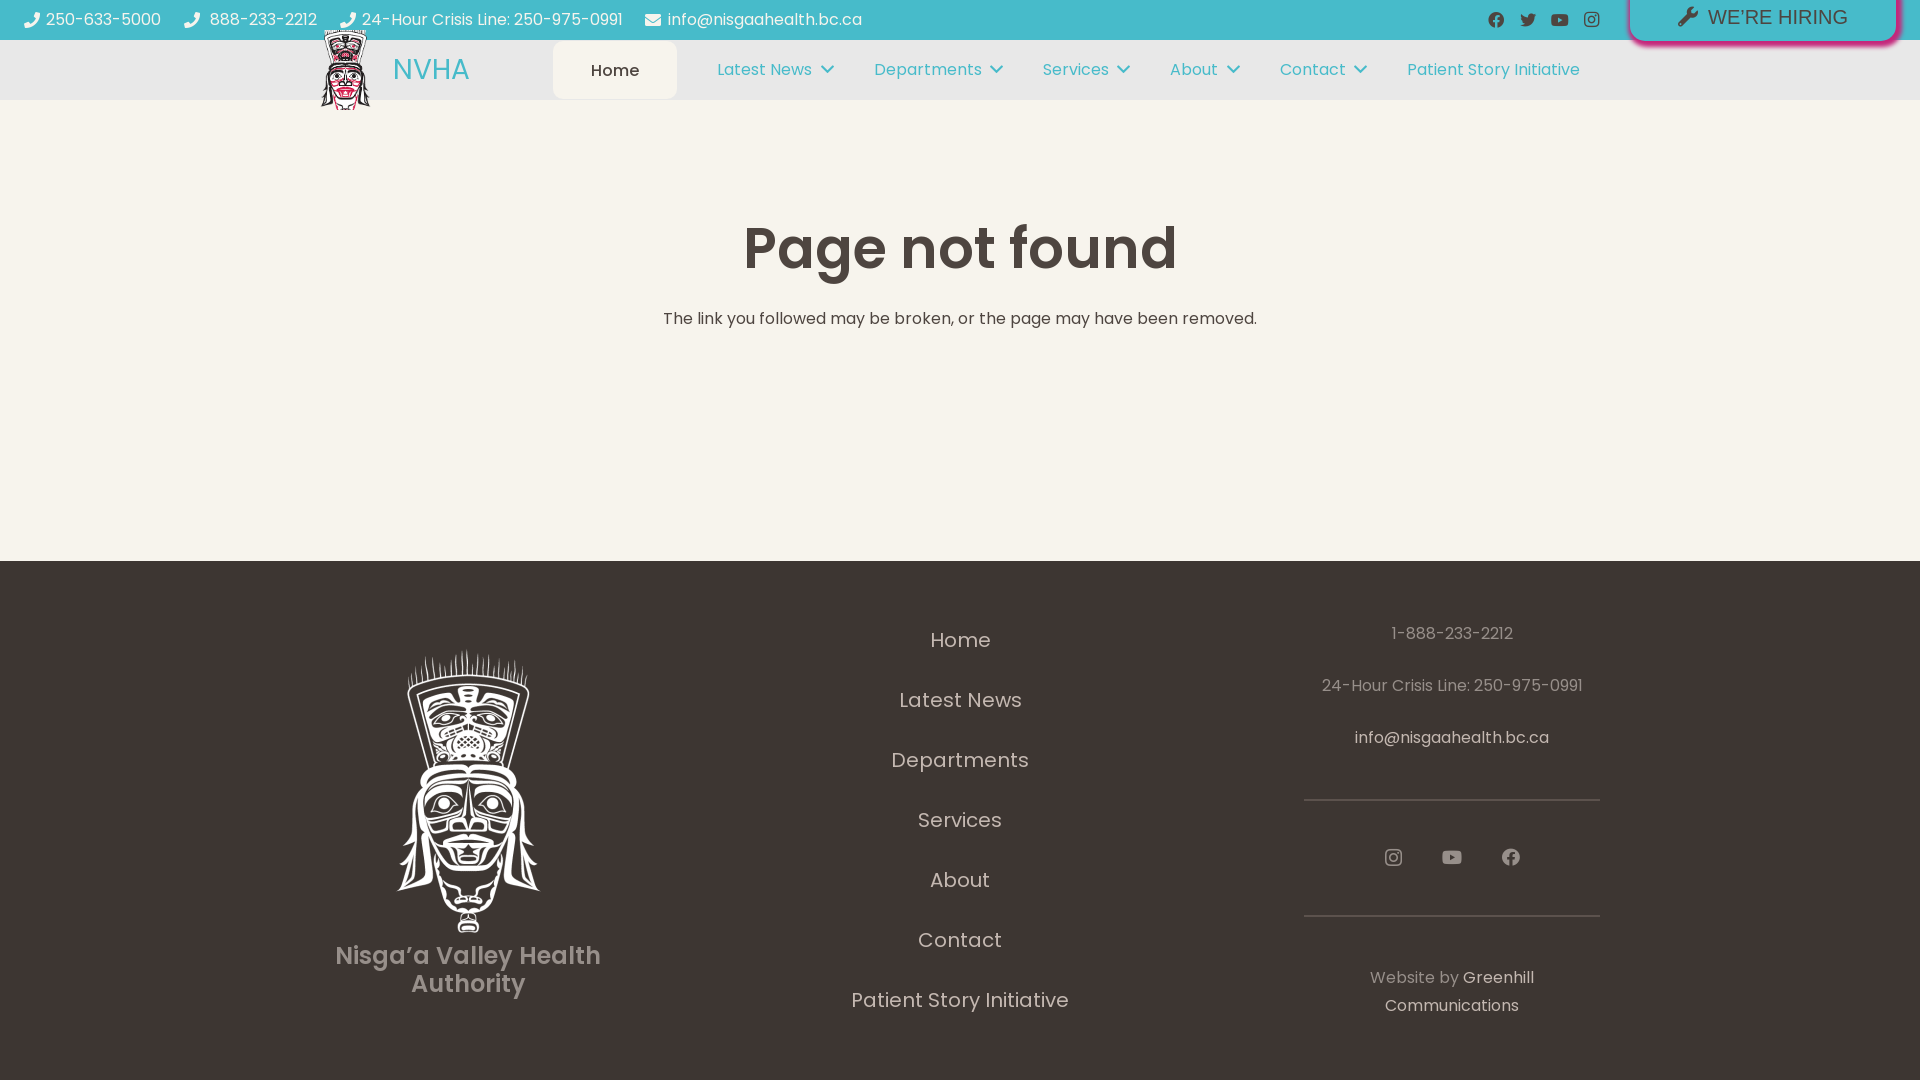  Describe the element at coordinates (1323, 68) in the screenshot. I see `'Contact'` at that location.